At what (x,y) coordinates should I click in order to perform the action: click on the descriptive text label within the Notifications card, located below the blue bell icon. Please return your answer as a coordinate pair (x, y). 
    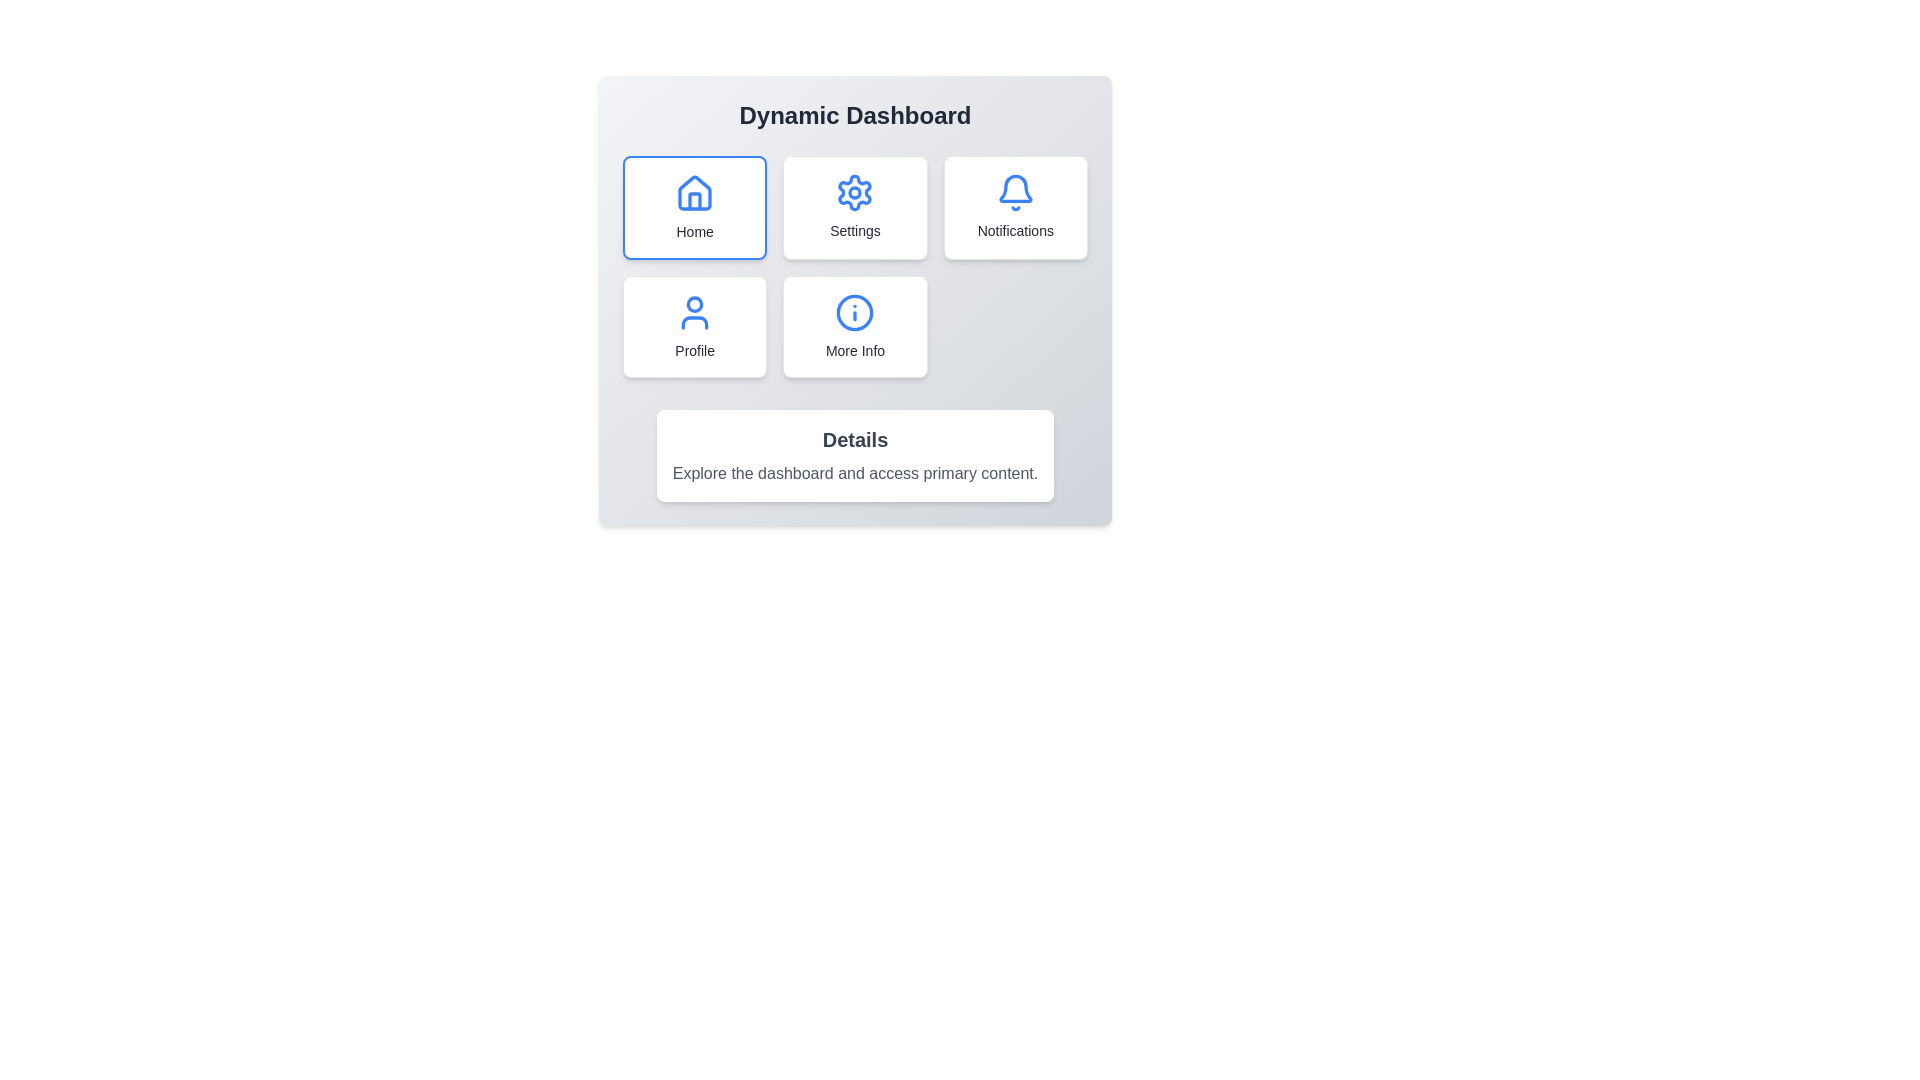
    Looking at the image, I should click on (1015, 230).